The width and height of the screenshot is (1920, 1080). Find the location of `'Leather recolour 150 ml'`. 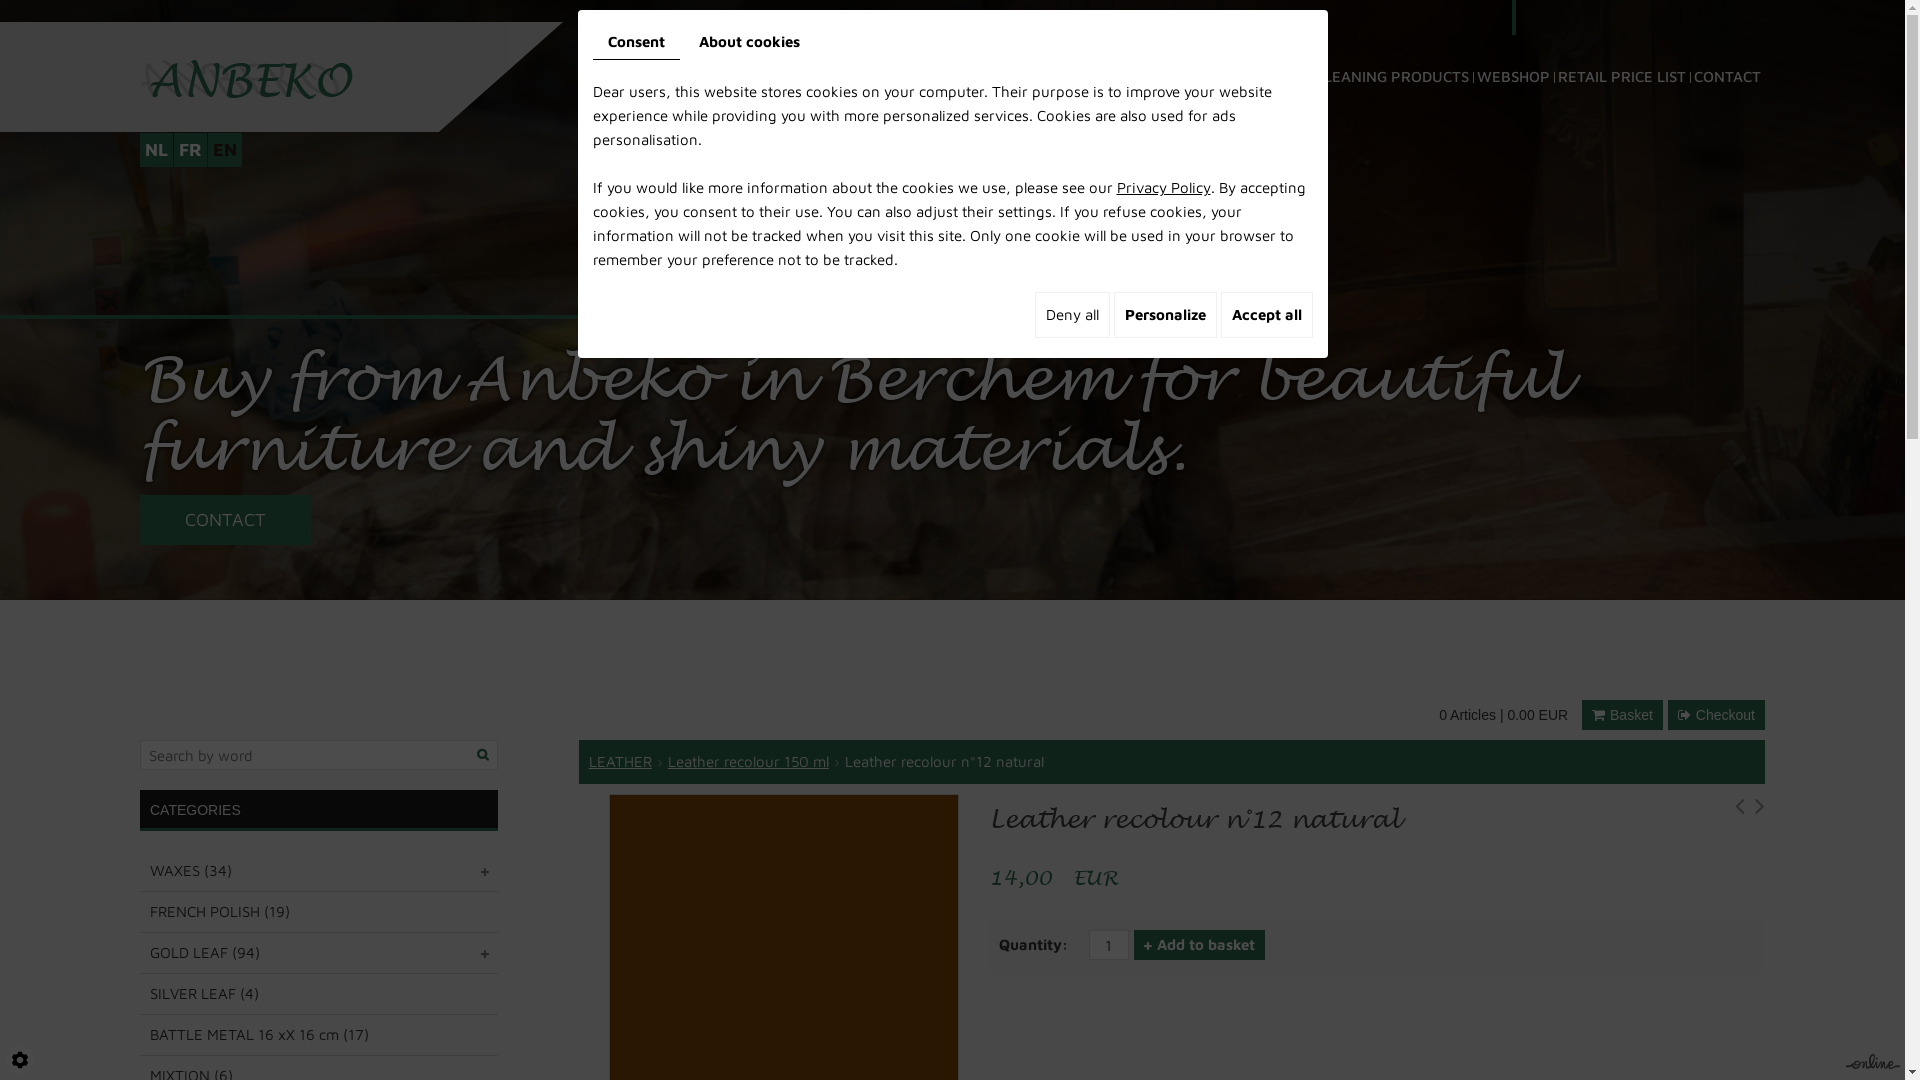

'Leather recolour 150 ml' is located at coordinates (747, 761).